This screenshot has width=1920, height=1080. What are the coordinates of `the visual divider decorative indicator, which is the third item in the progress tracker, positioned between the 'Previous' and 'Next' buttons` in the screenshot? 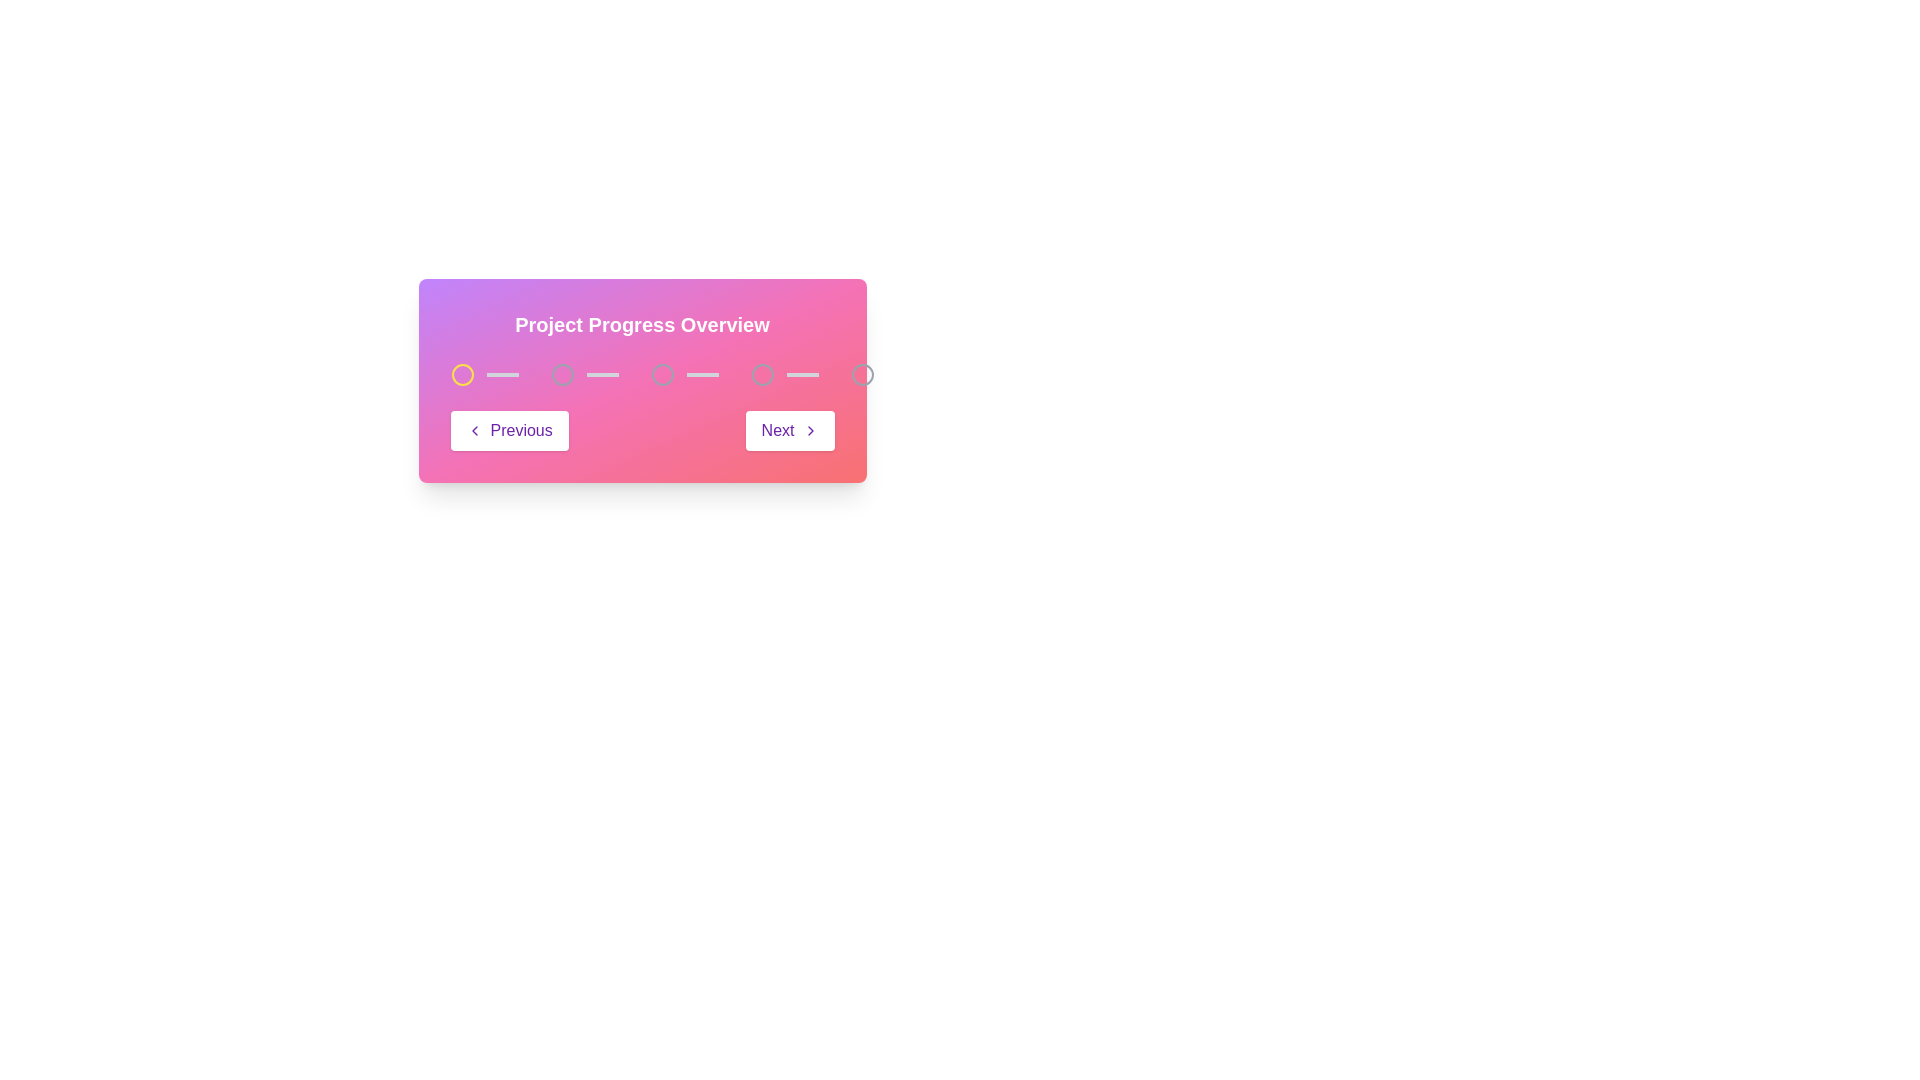 It's located at (601, 374).